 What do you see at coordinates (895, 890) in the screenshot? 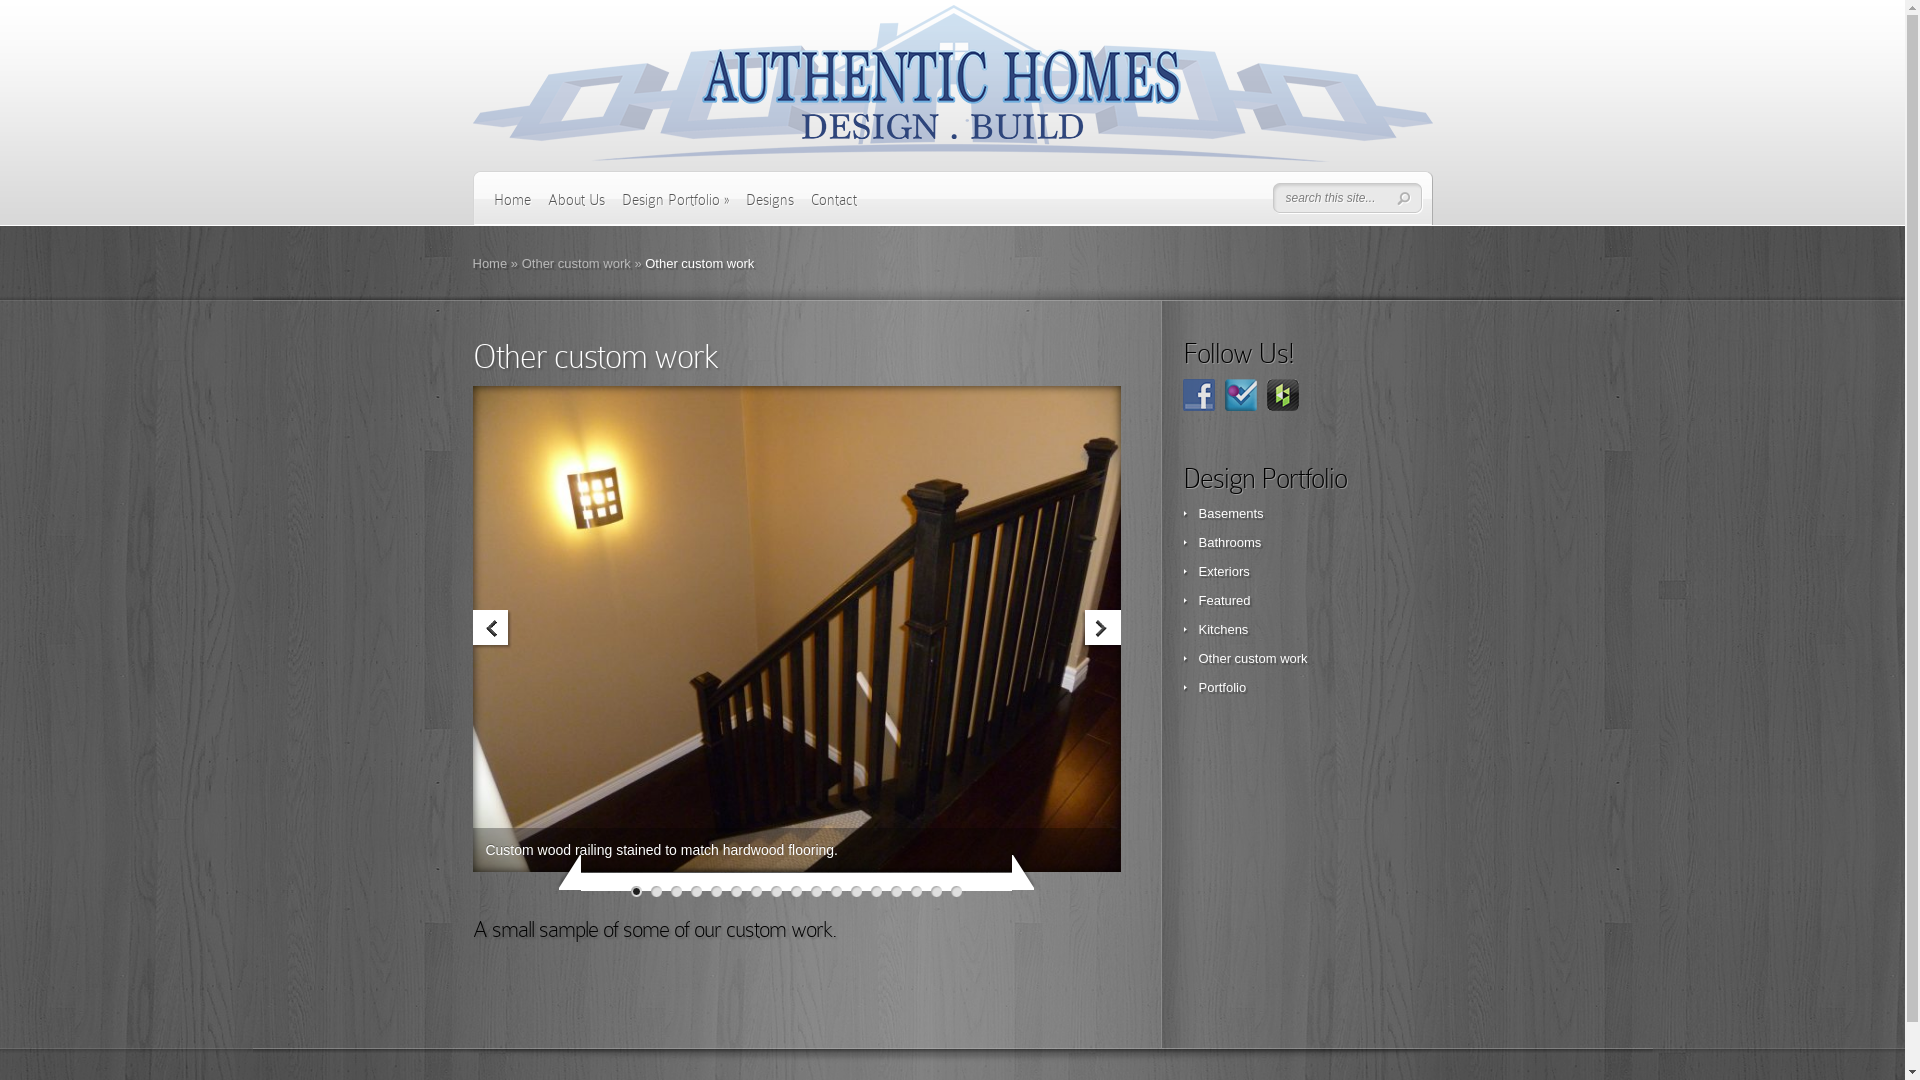
I see `'14'` at bounding box center [895, 890].